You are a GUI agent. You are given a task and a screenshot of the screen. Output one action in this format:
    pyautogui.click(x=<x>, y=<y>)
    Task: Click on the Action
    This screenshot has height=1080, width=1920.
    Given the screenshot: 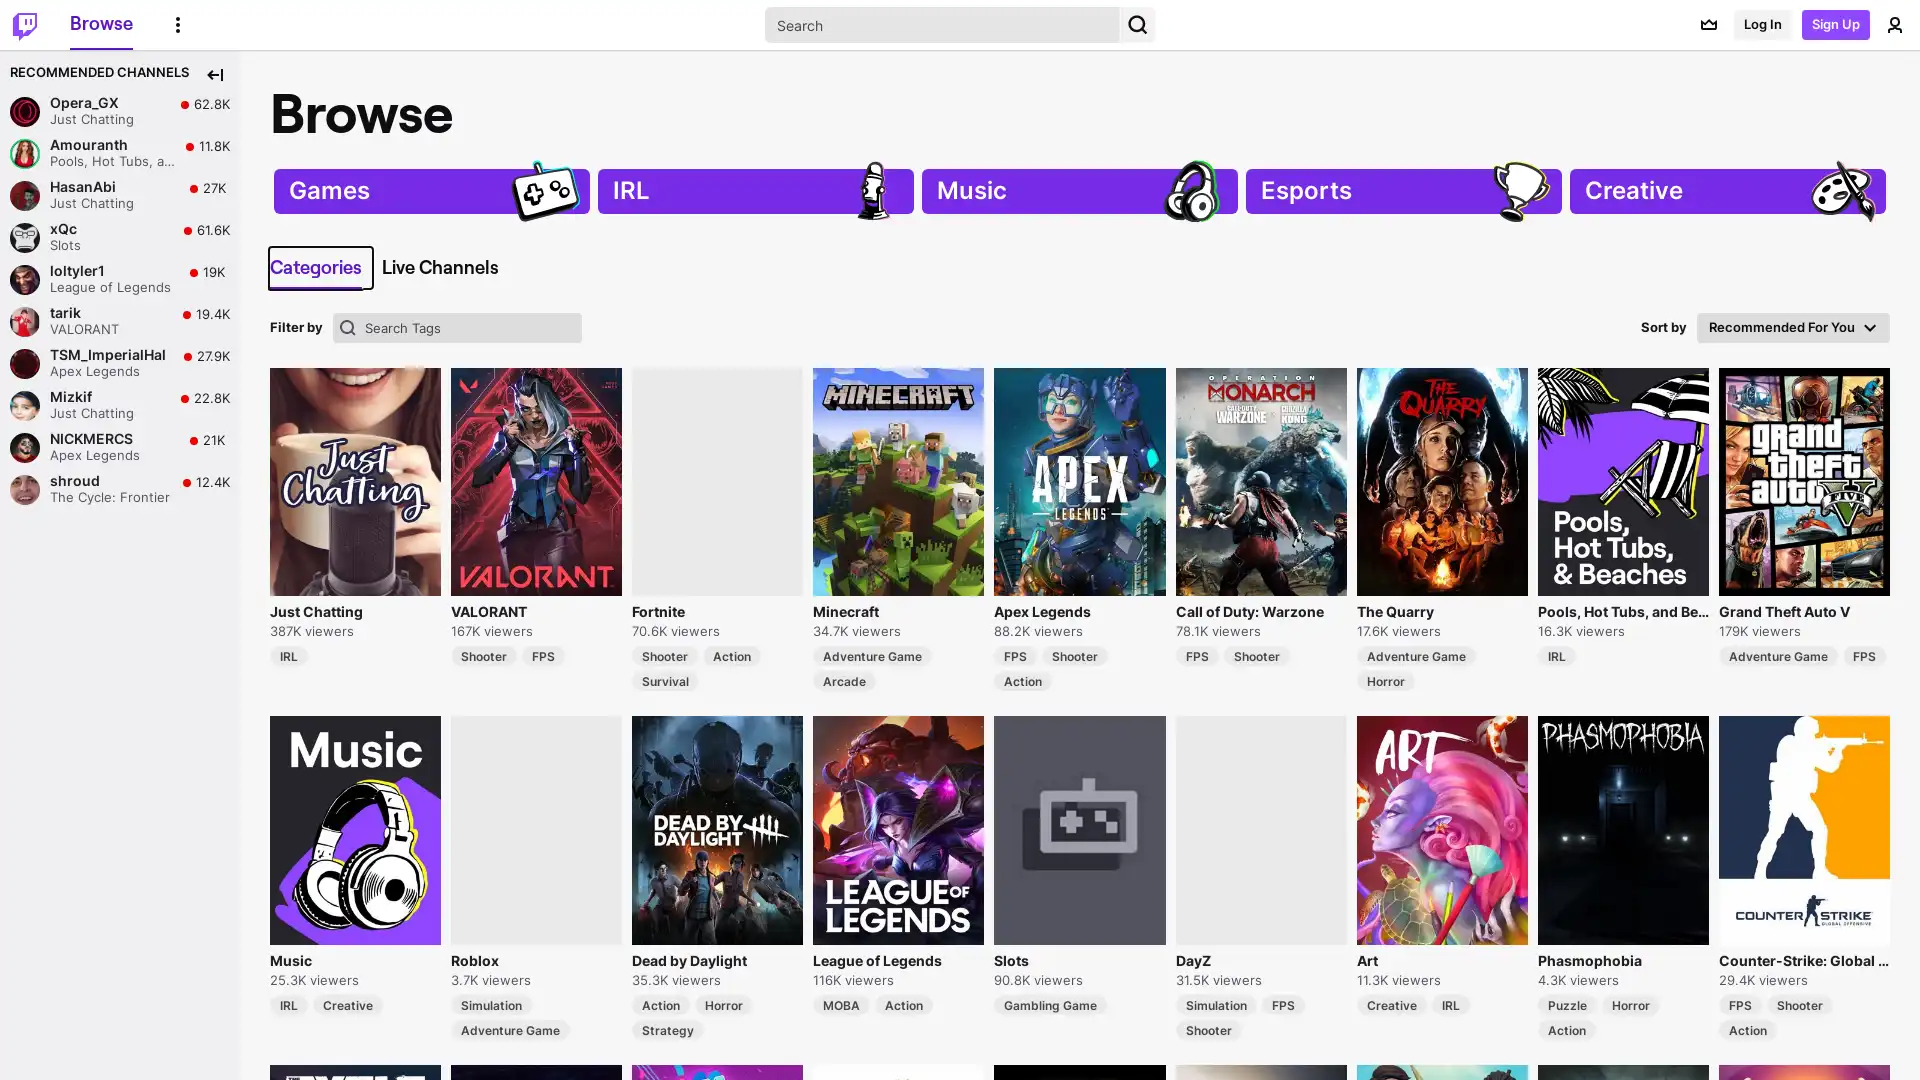 What is the action you would take?
    pyautogui.click(x=661, y=1005)
    